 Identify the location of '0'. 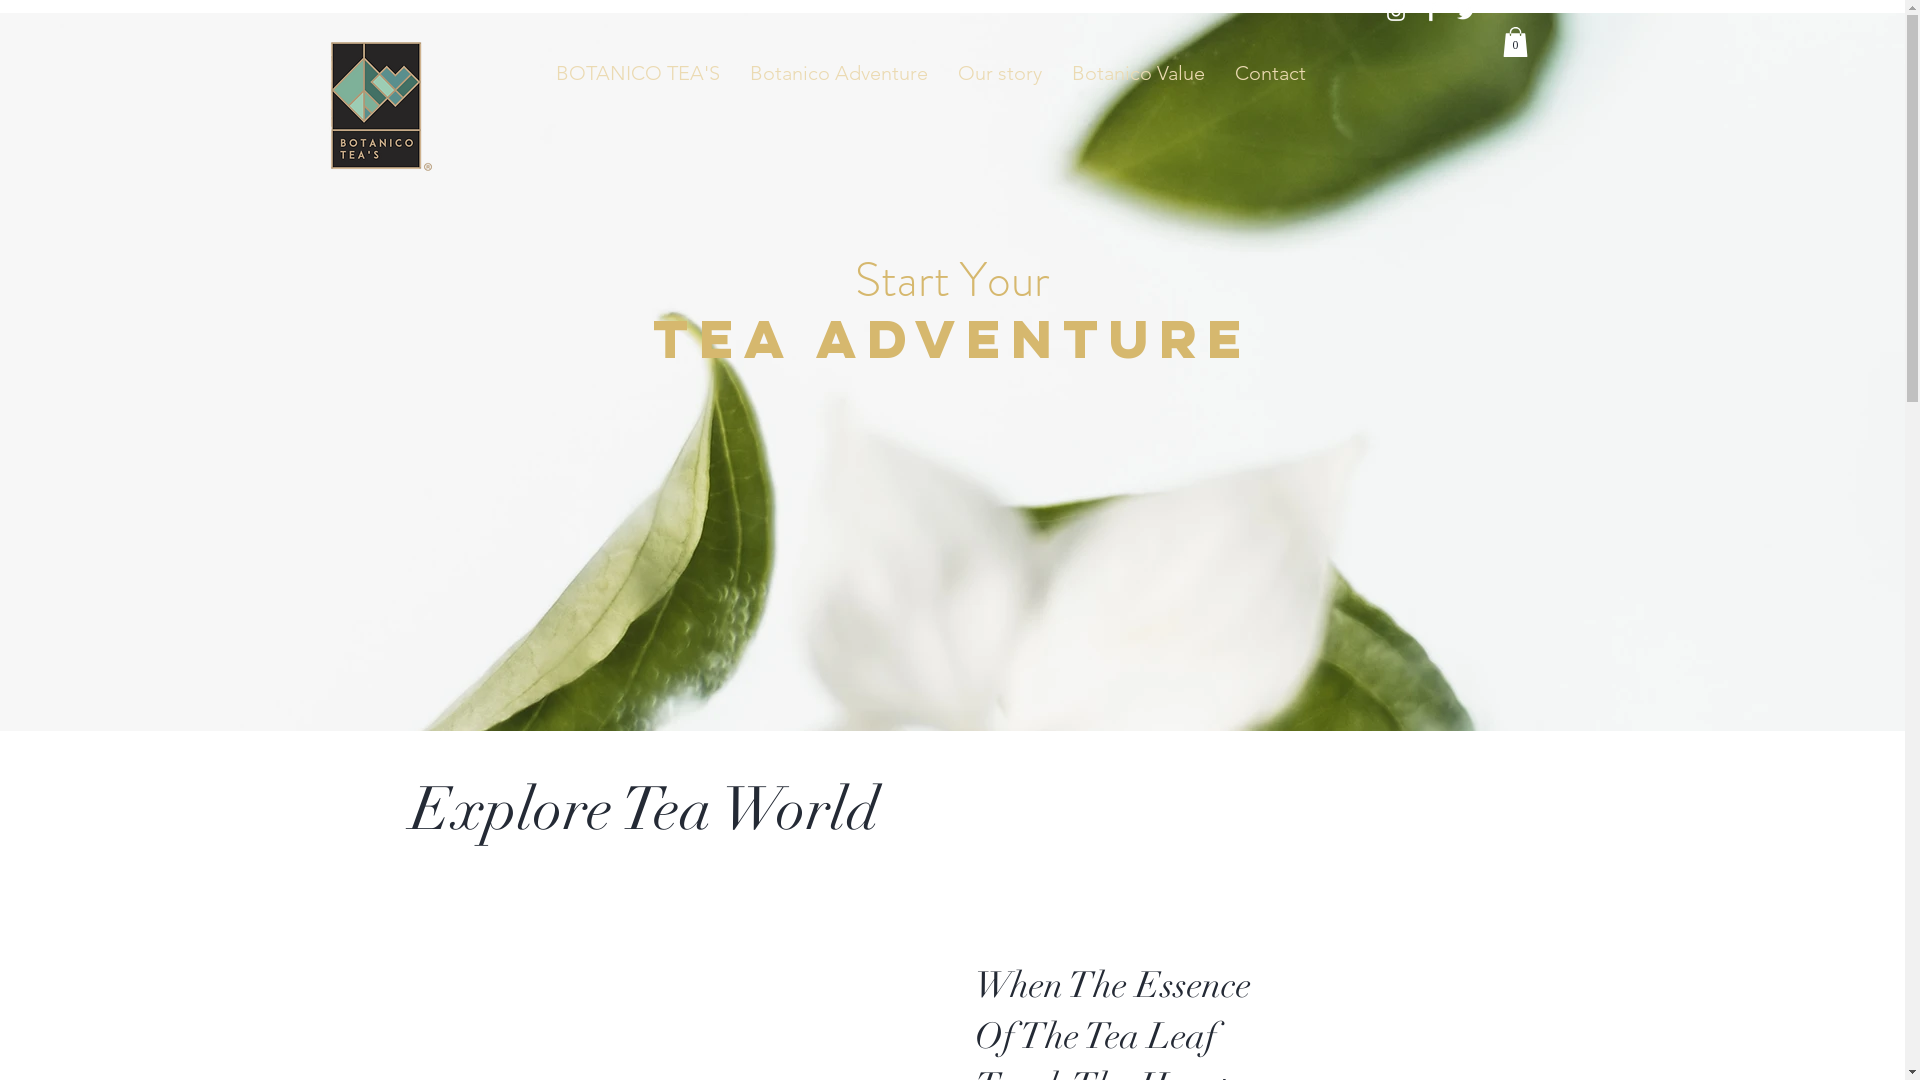
(1514, 42).